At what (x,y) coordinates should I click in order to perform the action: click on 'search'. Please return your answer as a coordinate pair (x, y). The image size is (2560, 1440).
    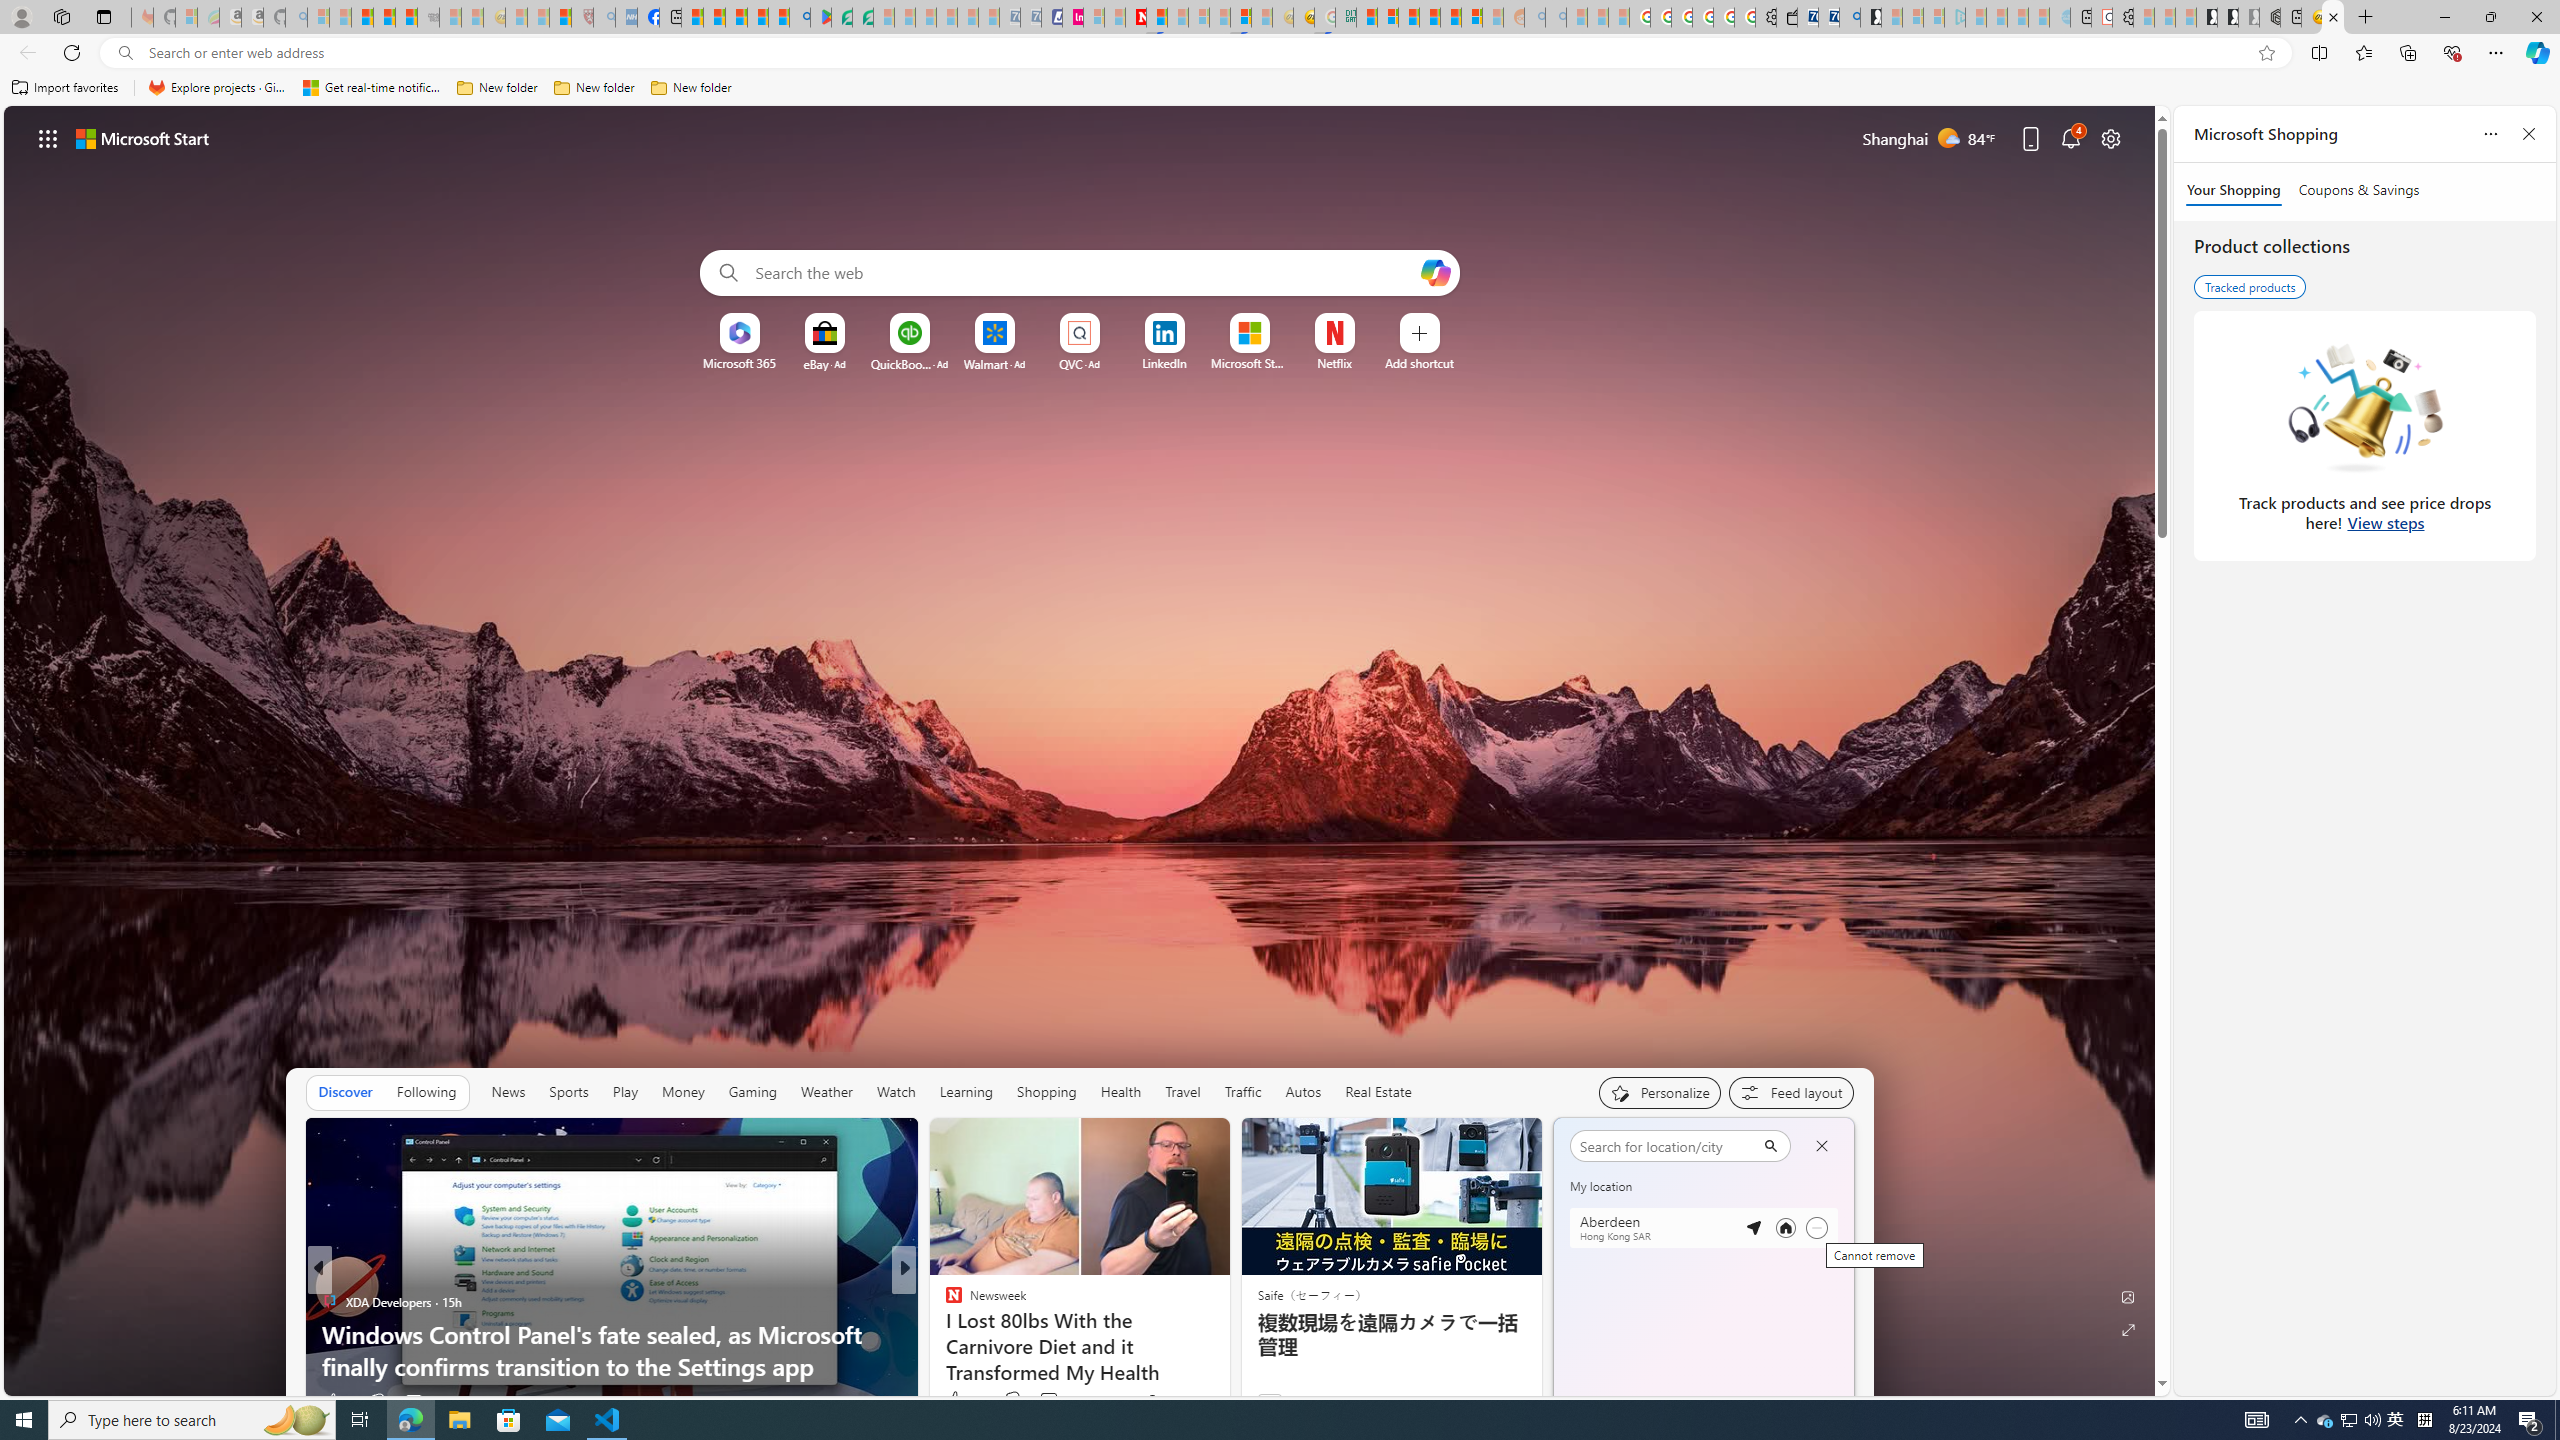
    Looking at the image, I should click on (1666, 1145).